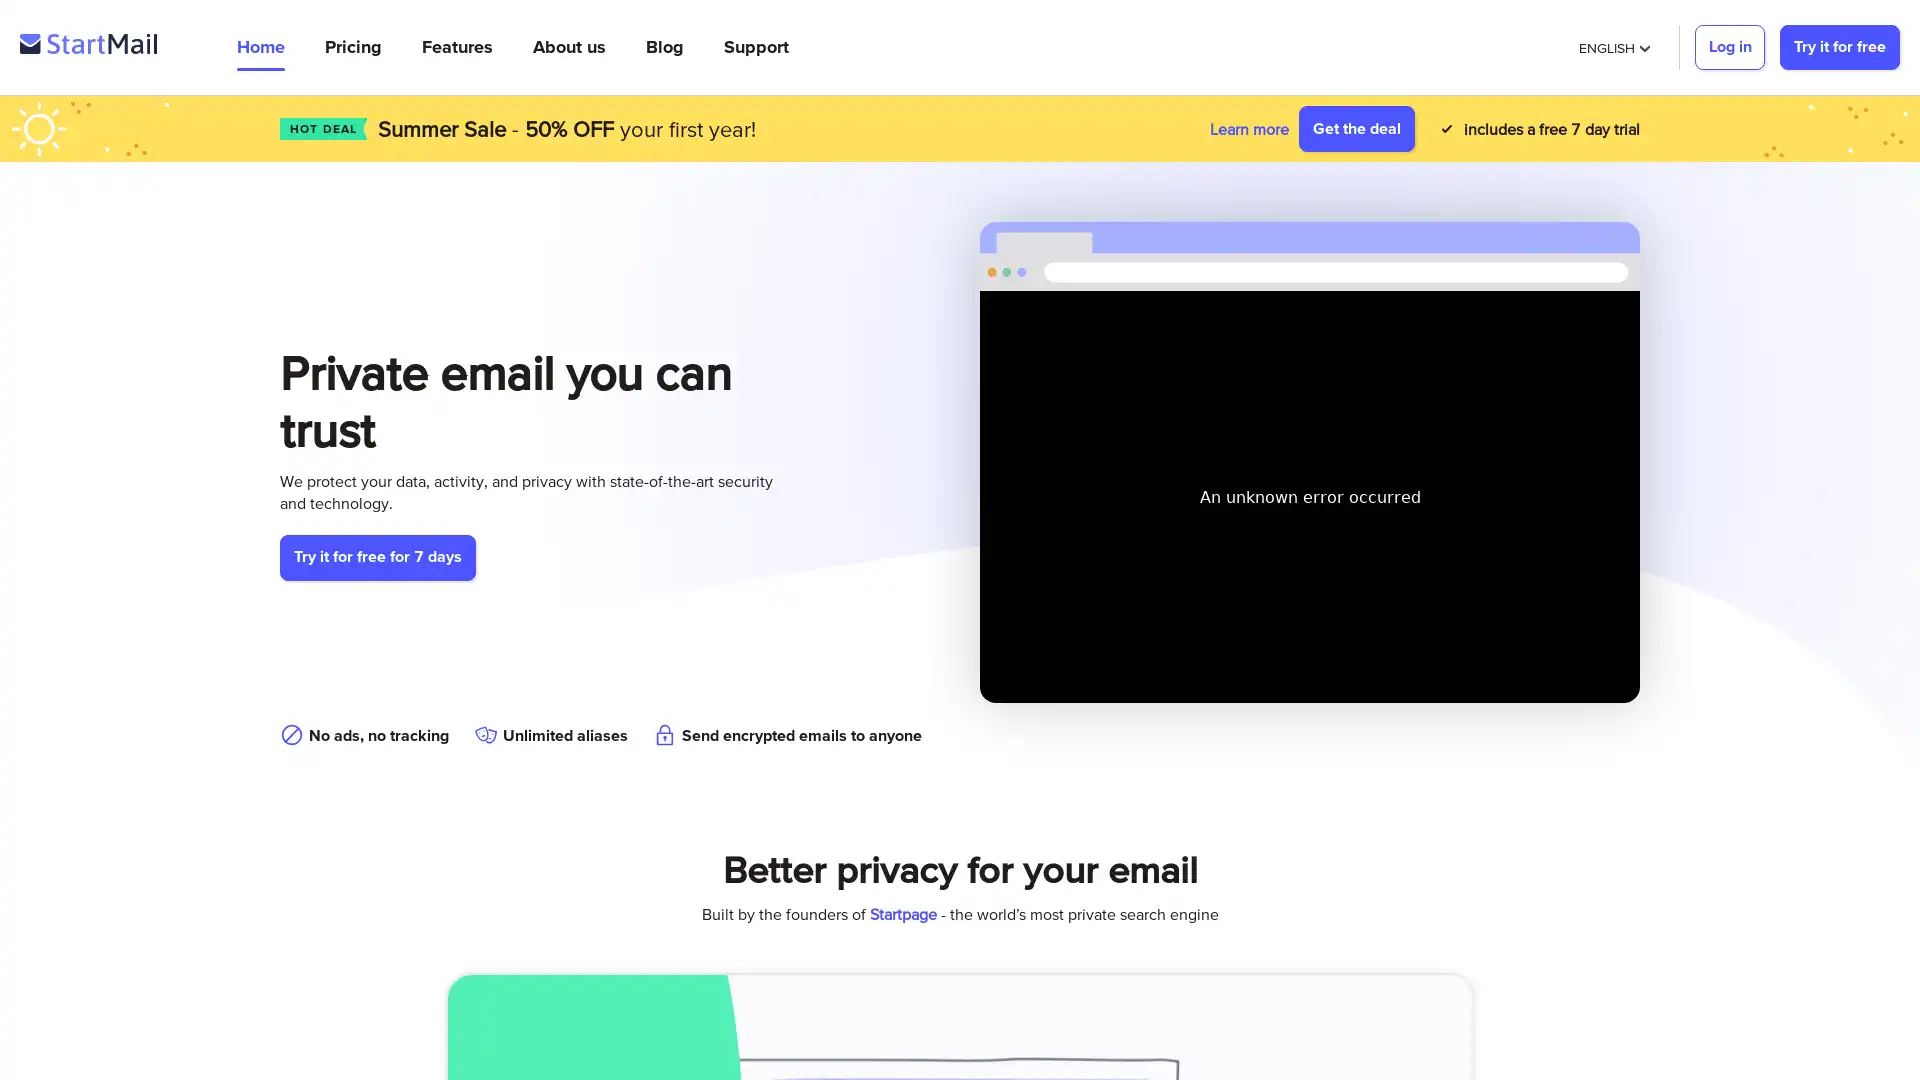 The image size is (1920, 1080). Describe the element at coordinates (1613, 45) in the screenshot. I see `Selected Language: English` at that location.